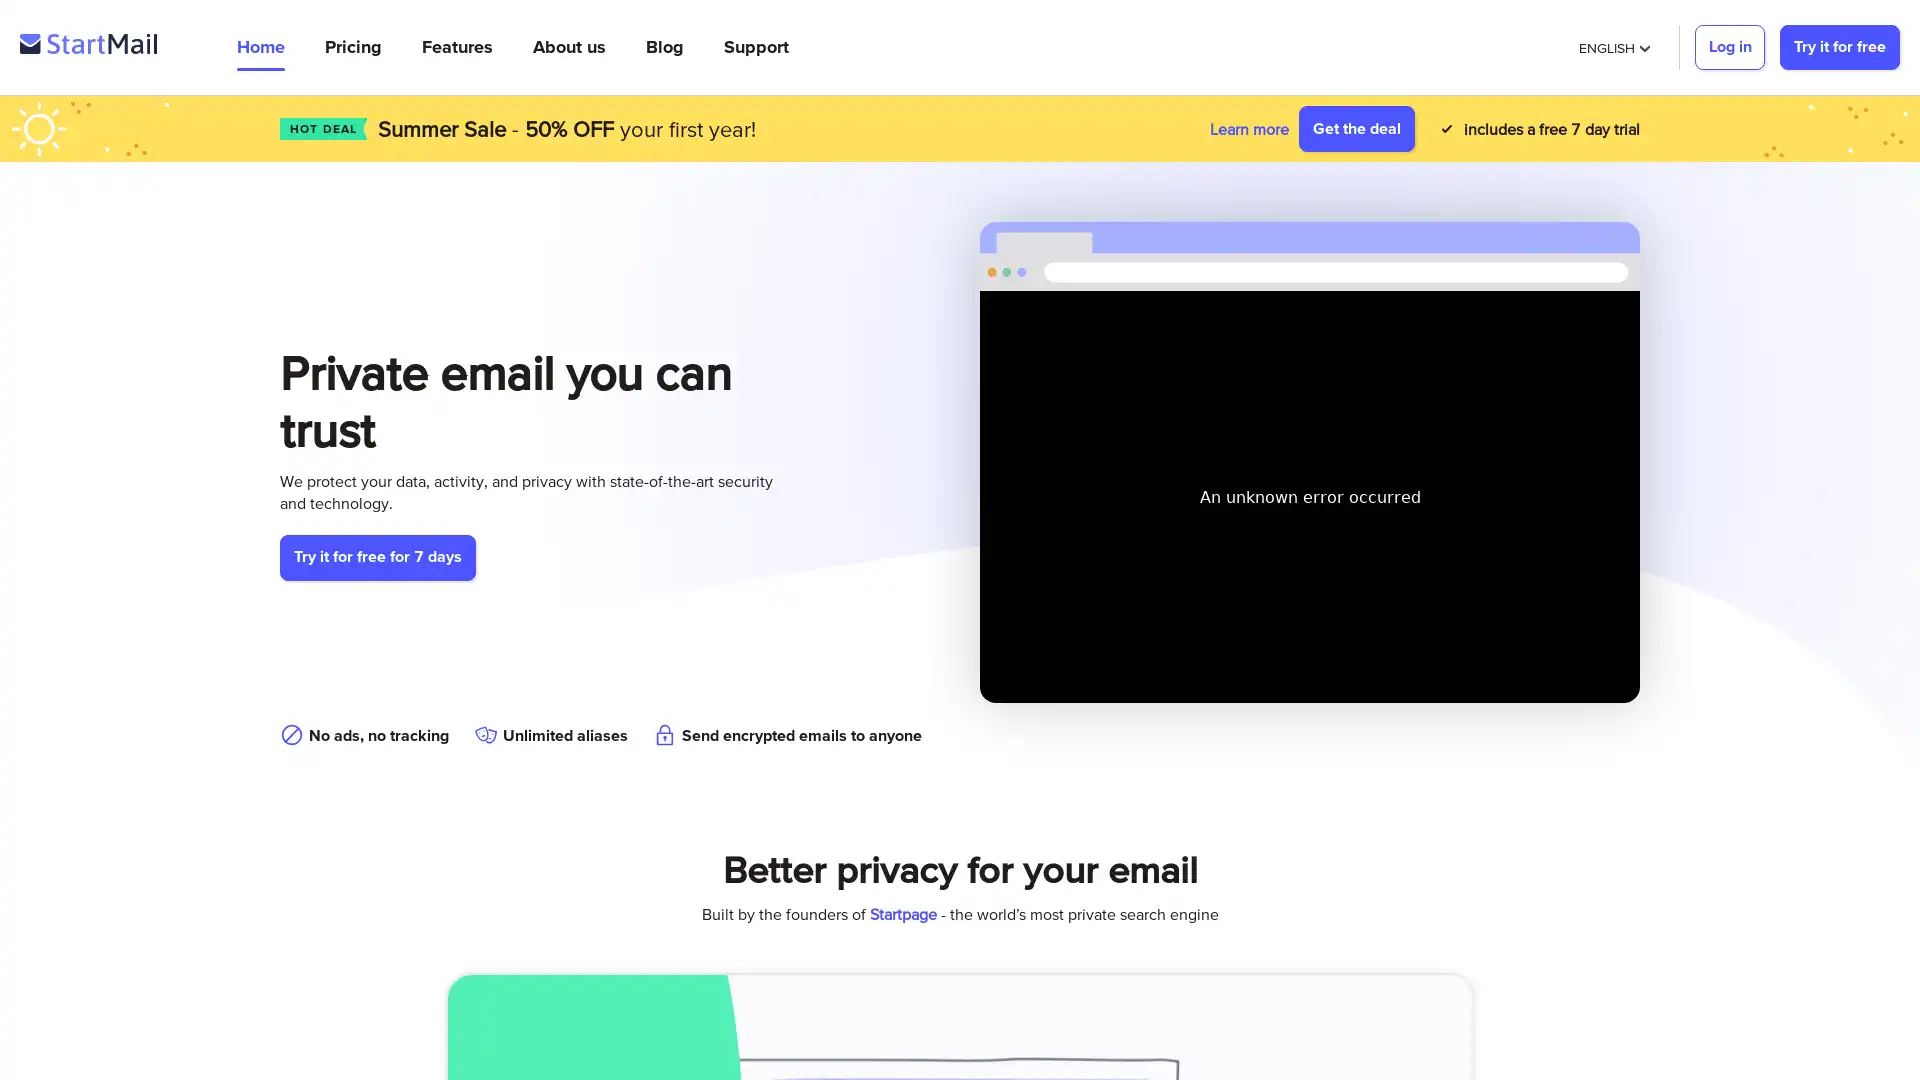 The image size is (1920, 1080). Describe the element at coordinates (1613, 45) in the screenshot. I see `Selected Language: English` at that location.